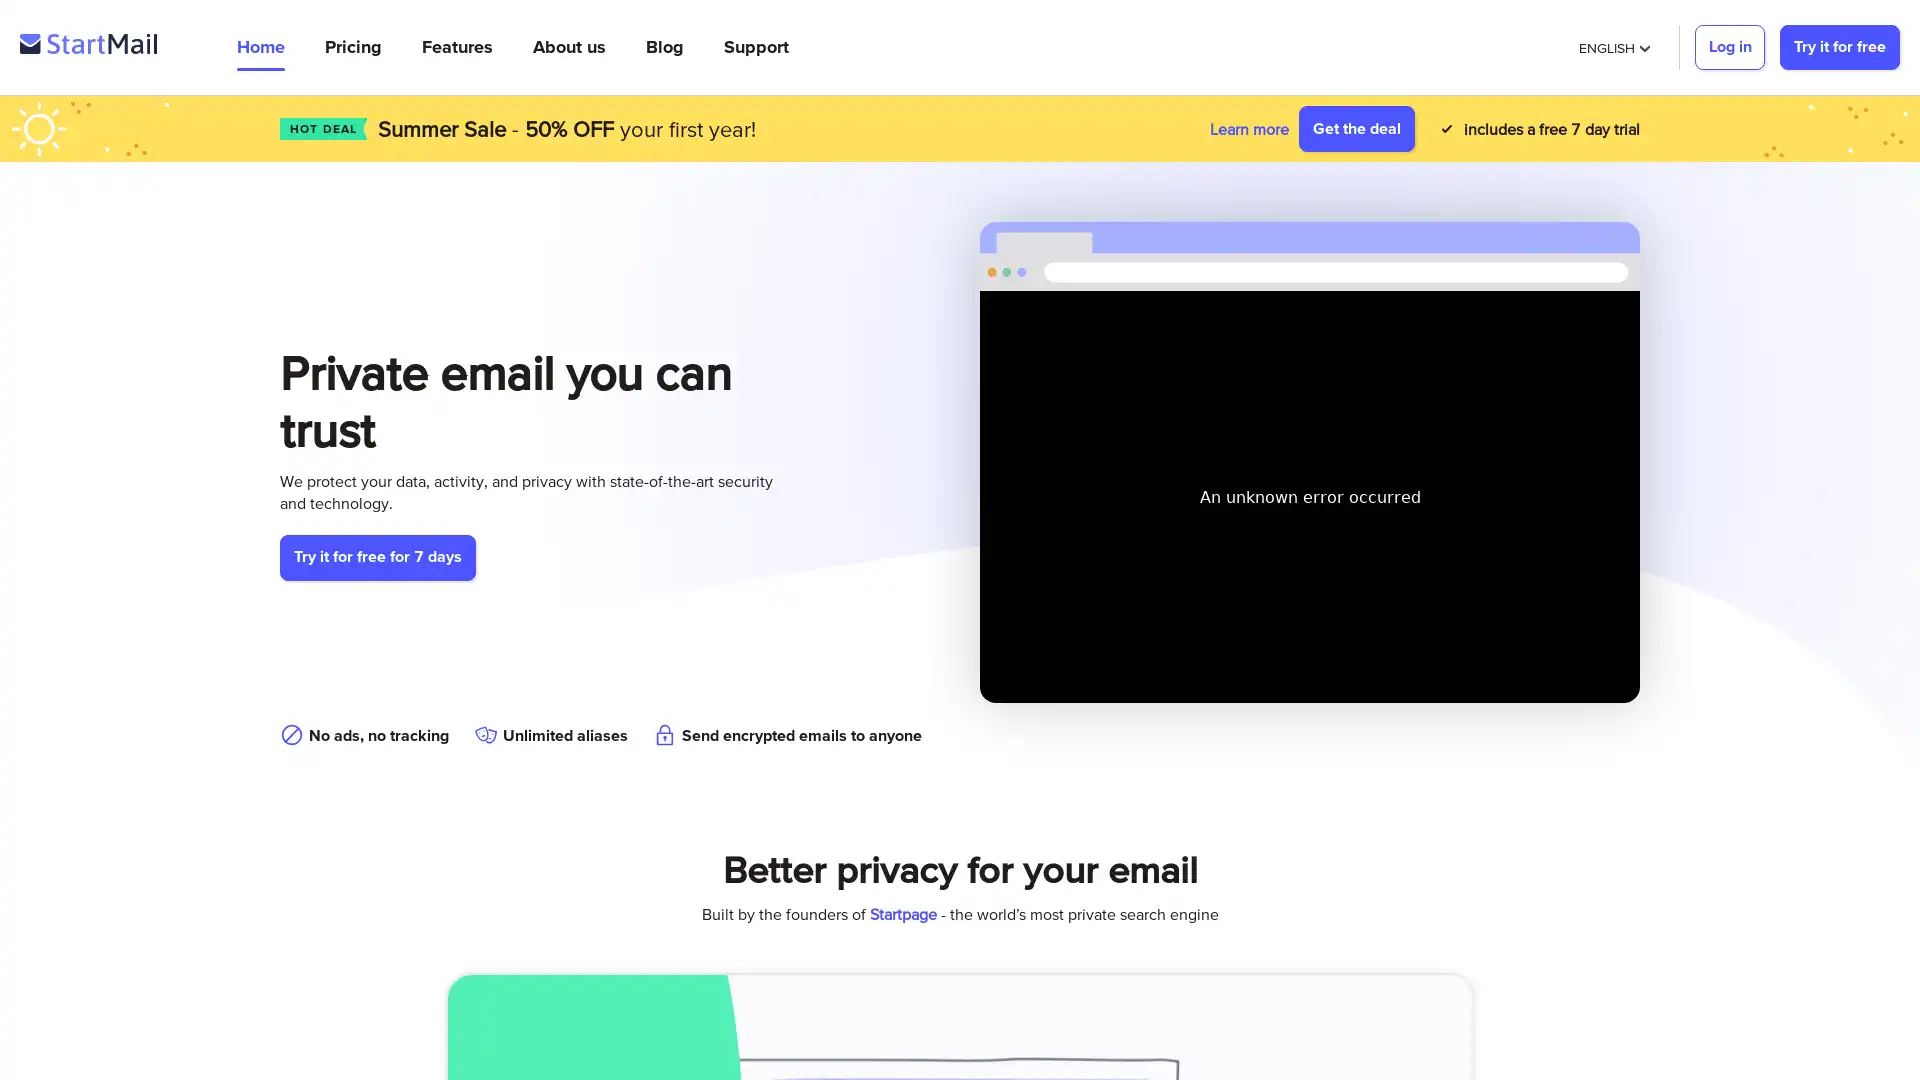 The image size is (1920, 1080). Describe the element at coordinates (1613, 45) in the screenshot. I see `Selected Language: English` at that location.